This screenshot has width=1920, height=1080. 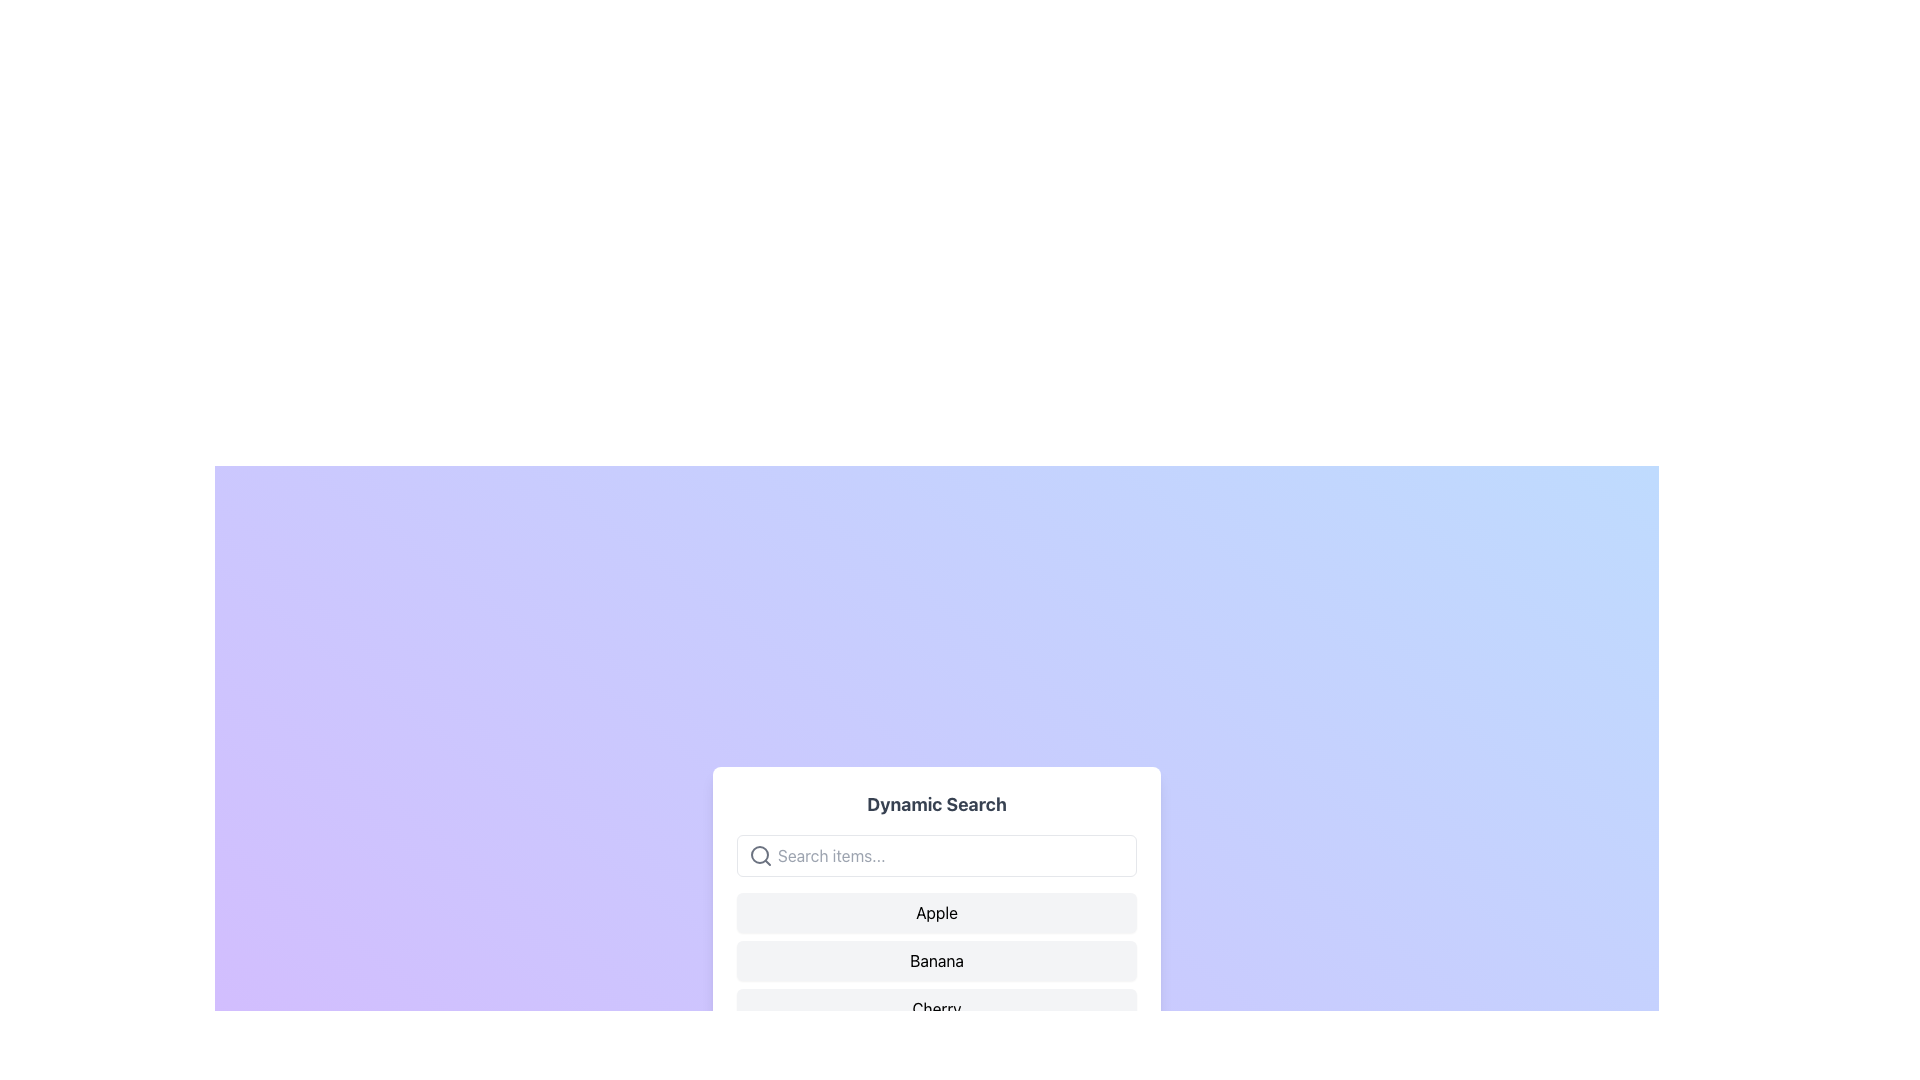 I want to click on the second selectable item in the dynamic search results list, located below the 'Apple' element and above the 'Cherry' element, so click(x=935, y=959).